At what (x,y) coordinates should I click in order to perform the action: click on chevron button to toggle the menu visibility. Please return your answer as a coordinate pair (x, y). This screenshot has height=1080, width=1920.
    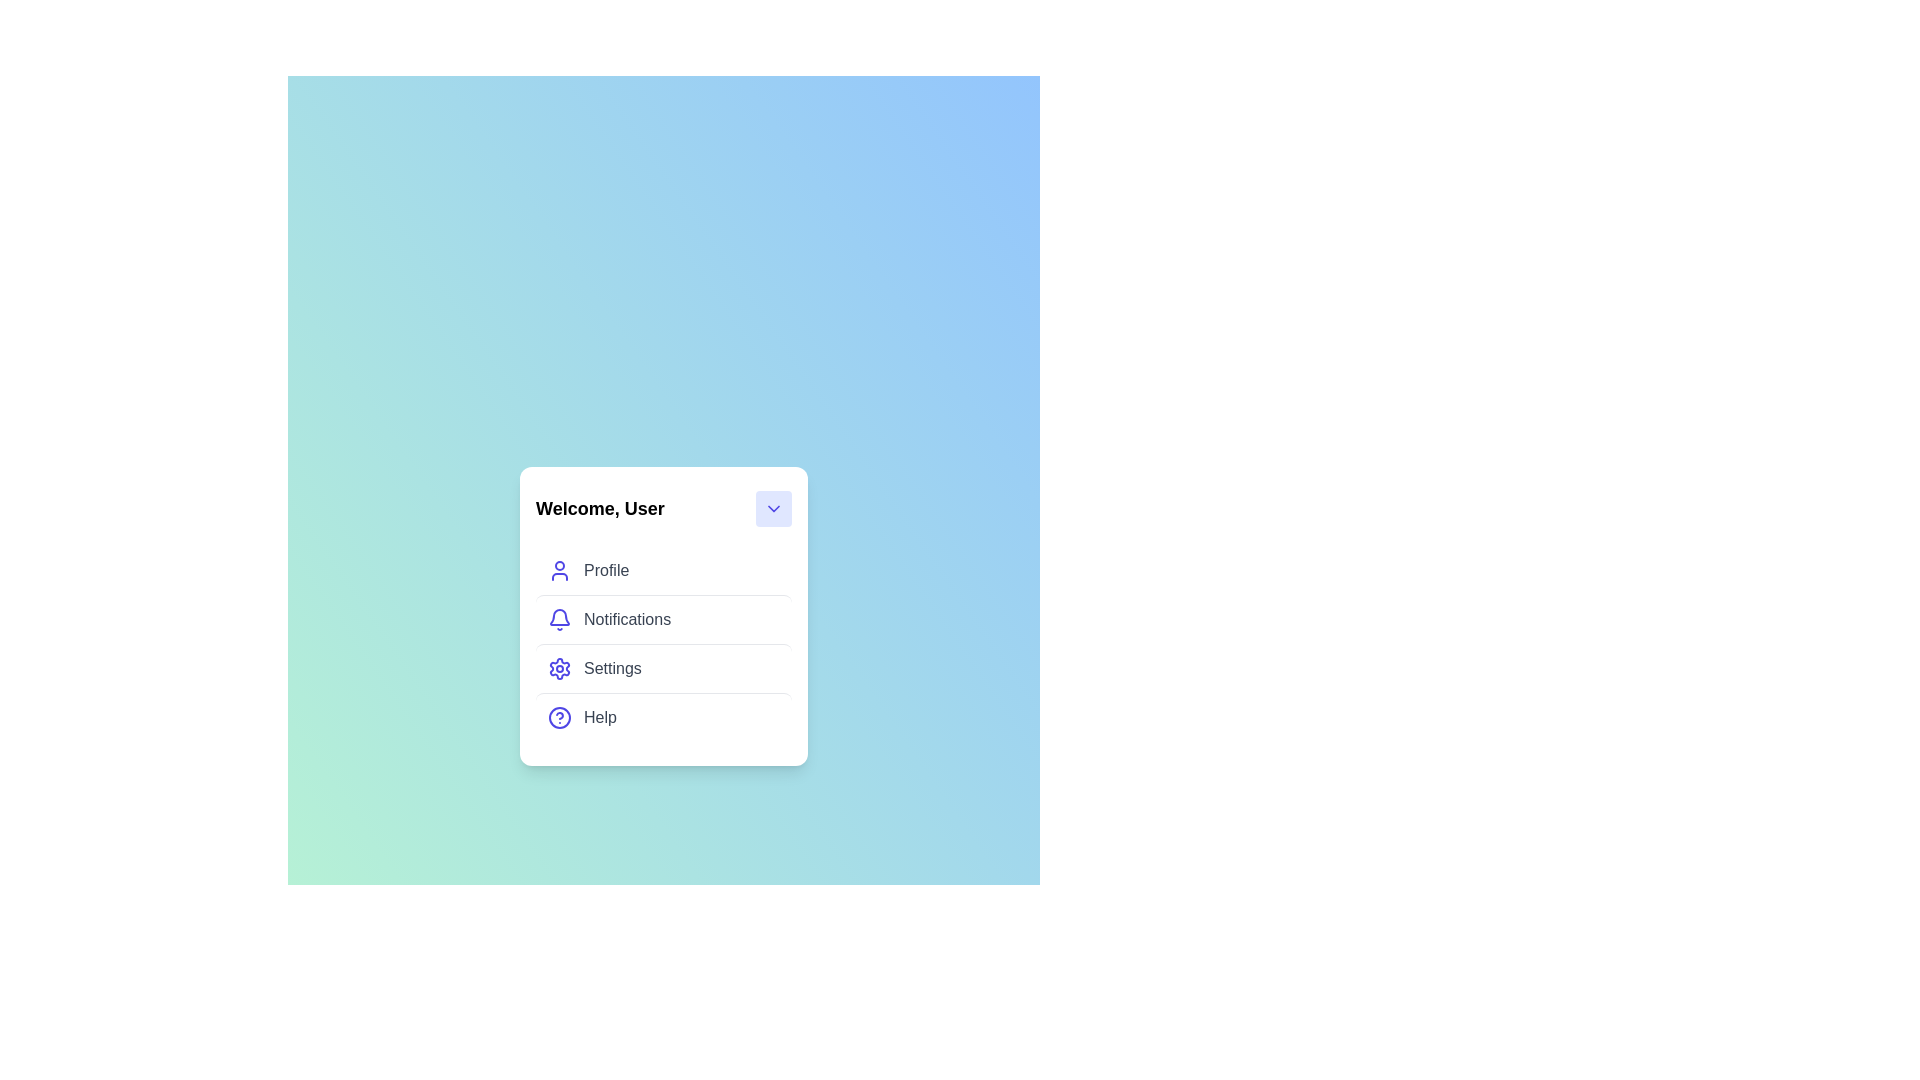
    Looking at the image, I should click on (772, 507).